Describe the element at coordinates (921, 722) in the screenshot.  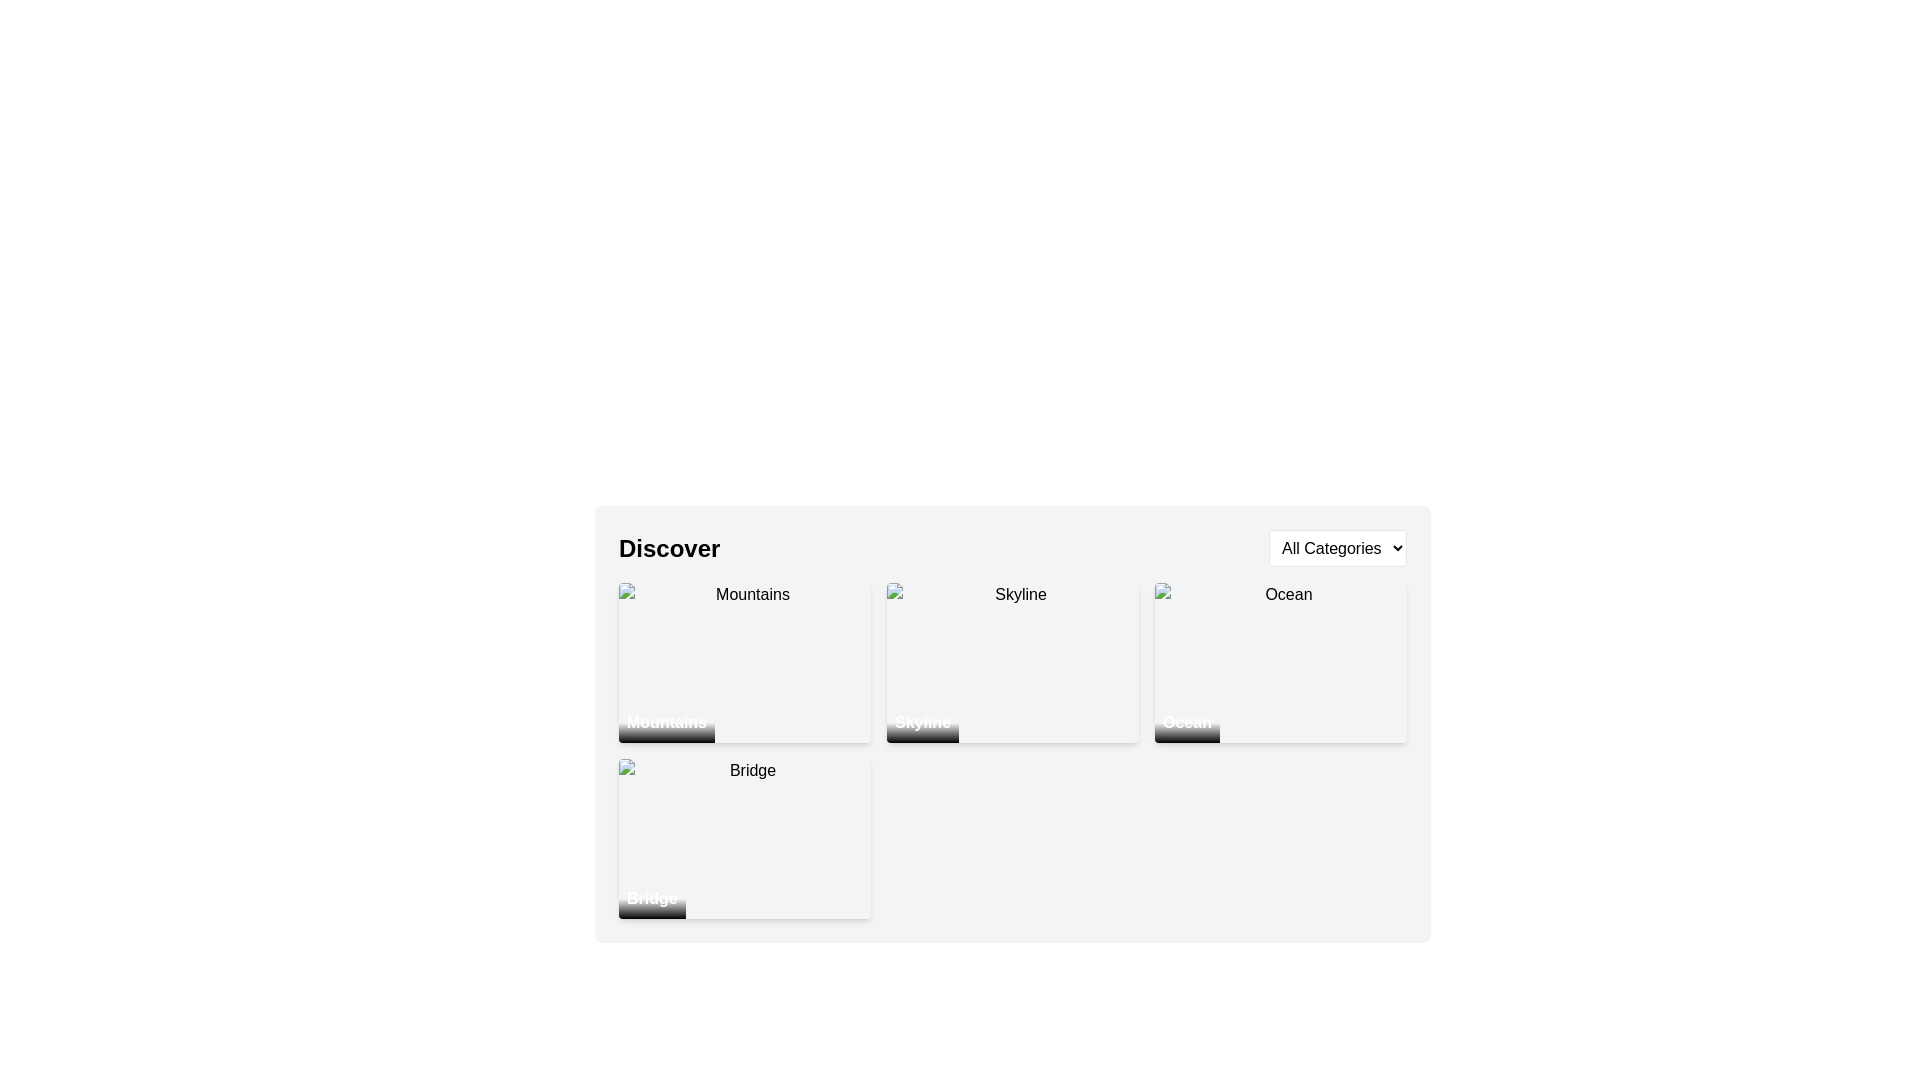
I see `bold text label 'Skyline' displayed in white font against a dark gradient background, located at the bottom of the second card in the 'Discover' section` at that location.